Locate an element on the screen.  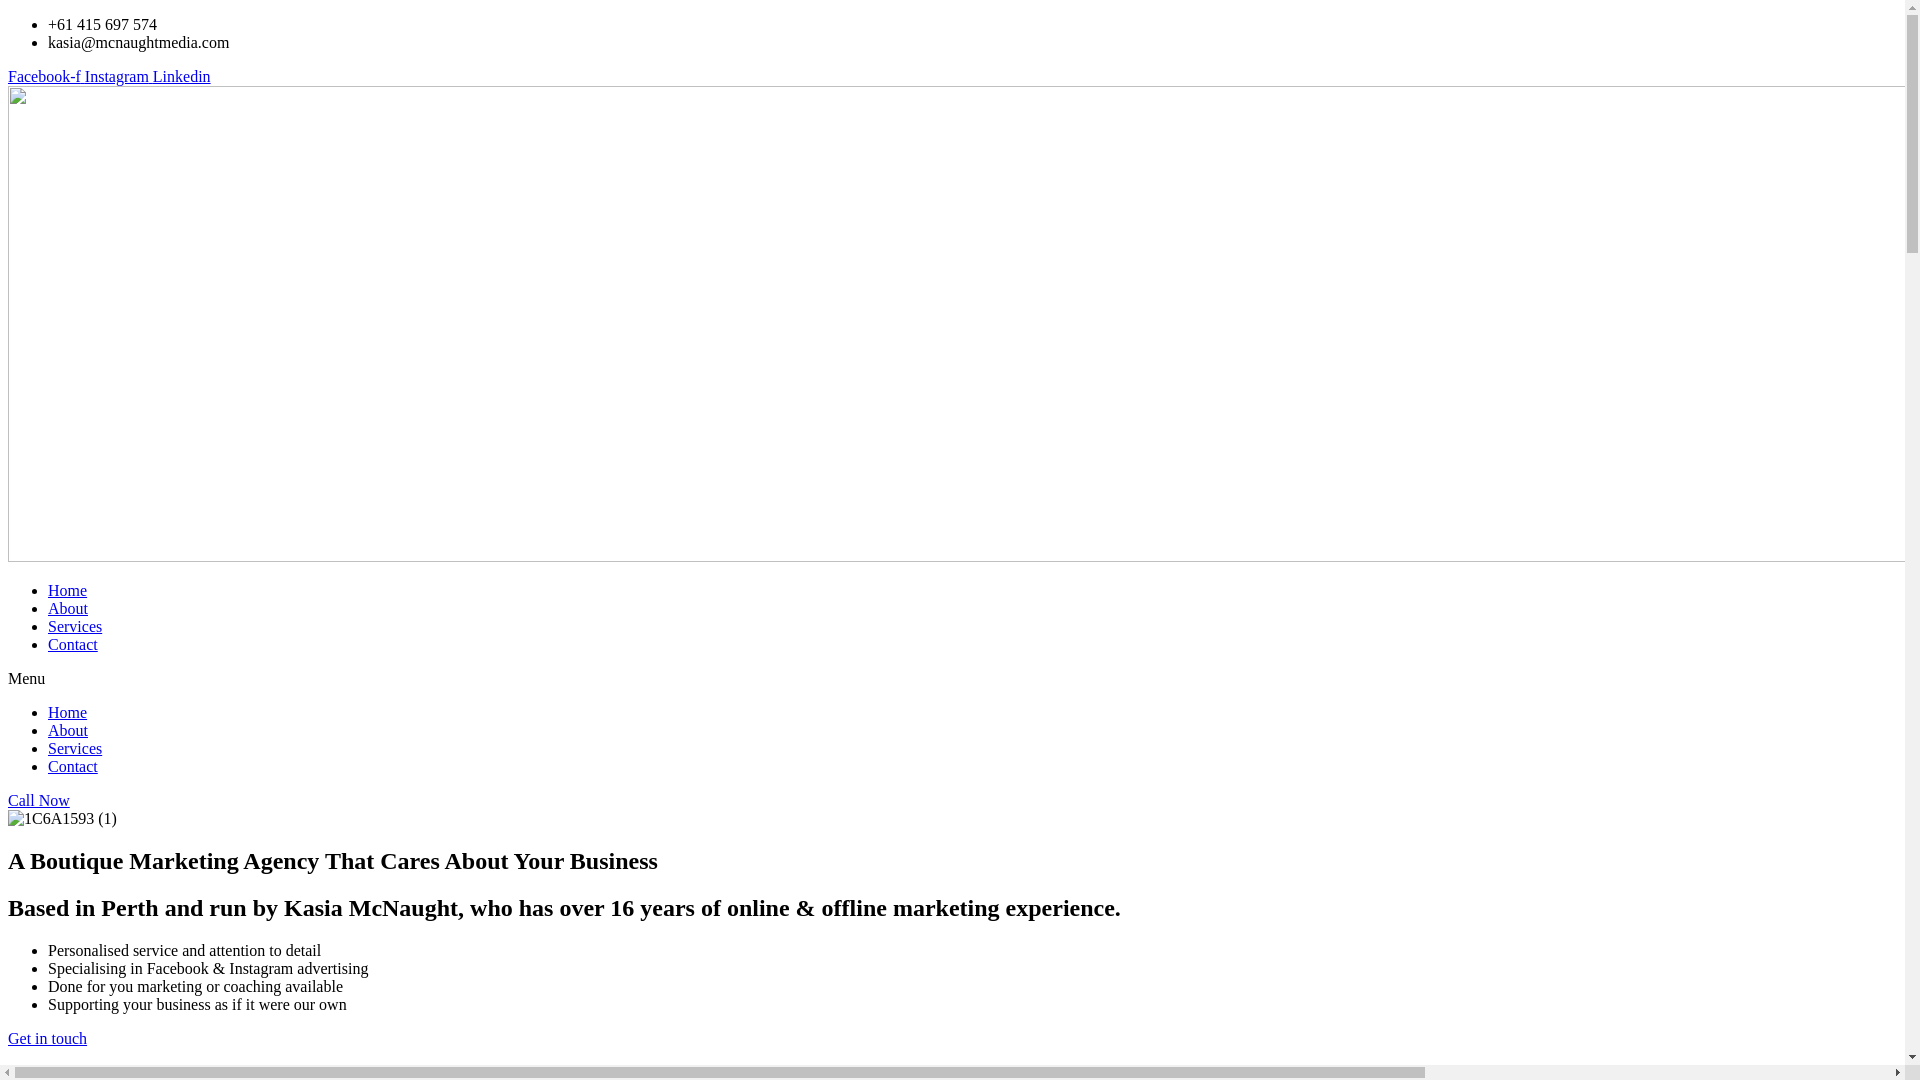
'Call Now' is located at coordinates (8, 800).